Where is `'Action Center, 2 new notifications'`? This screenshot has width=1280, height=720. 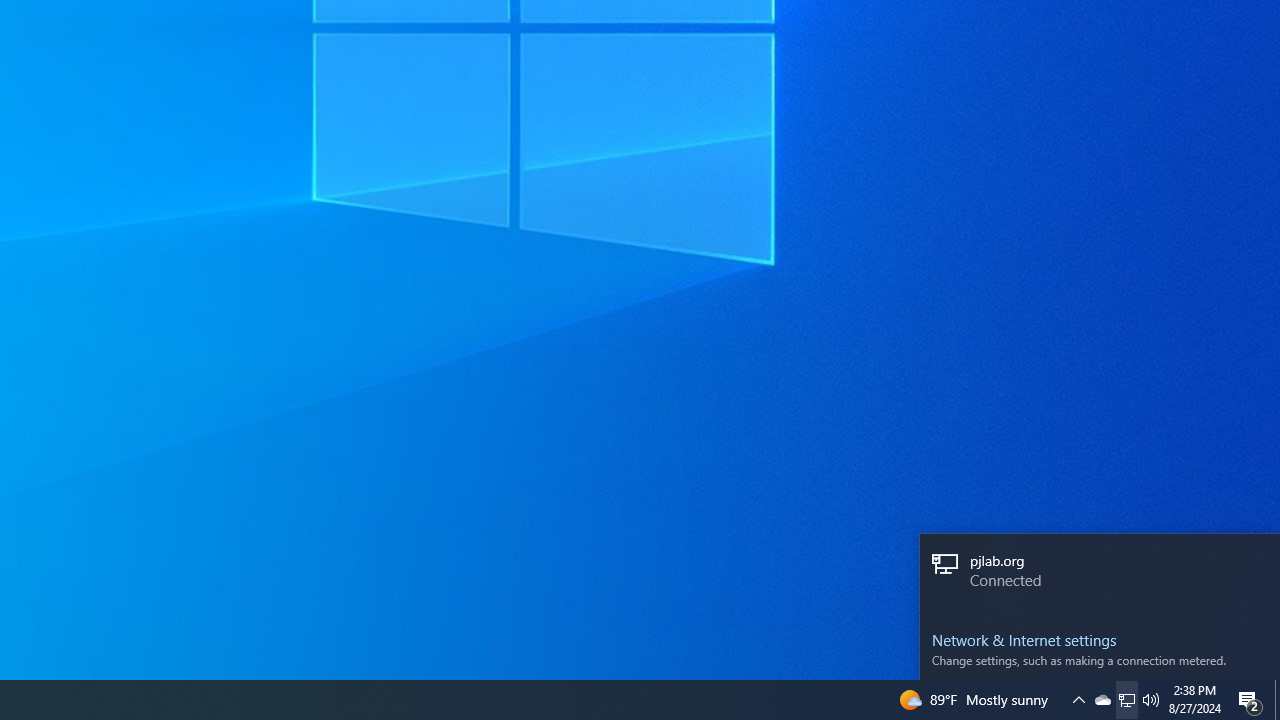 'Action Center, 2 new notifications' is located at coordinates (1250, 698).